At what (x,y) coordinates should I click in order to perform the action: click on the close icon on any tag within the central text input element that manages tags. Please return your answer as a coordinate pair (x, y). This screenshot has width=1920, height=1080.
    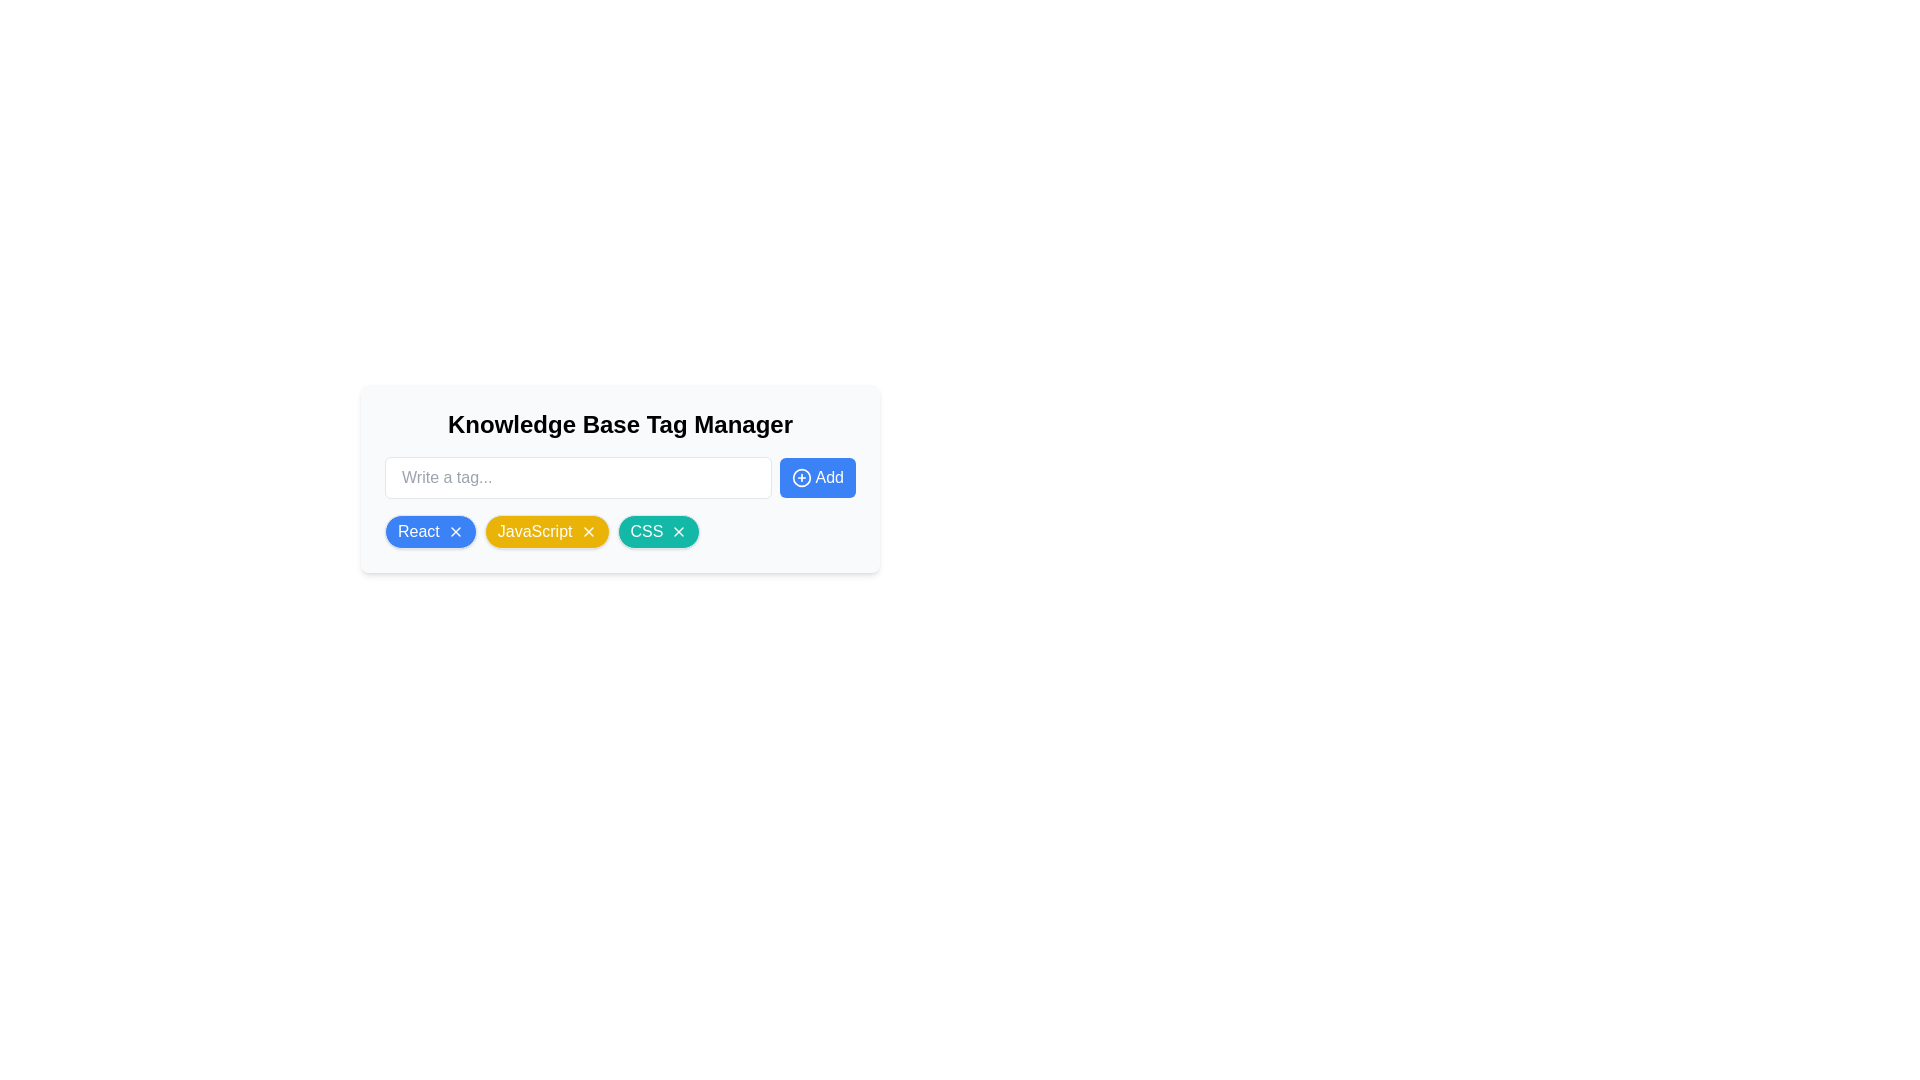
    Looking at the image, I should click on (619, 558).